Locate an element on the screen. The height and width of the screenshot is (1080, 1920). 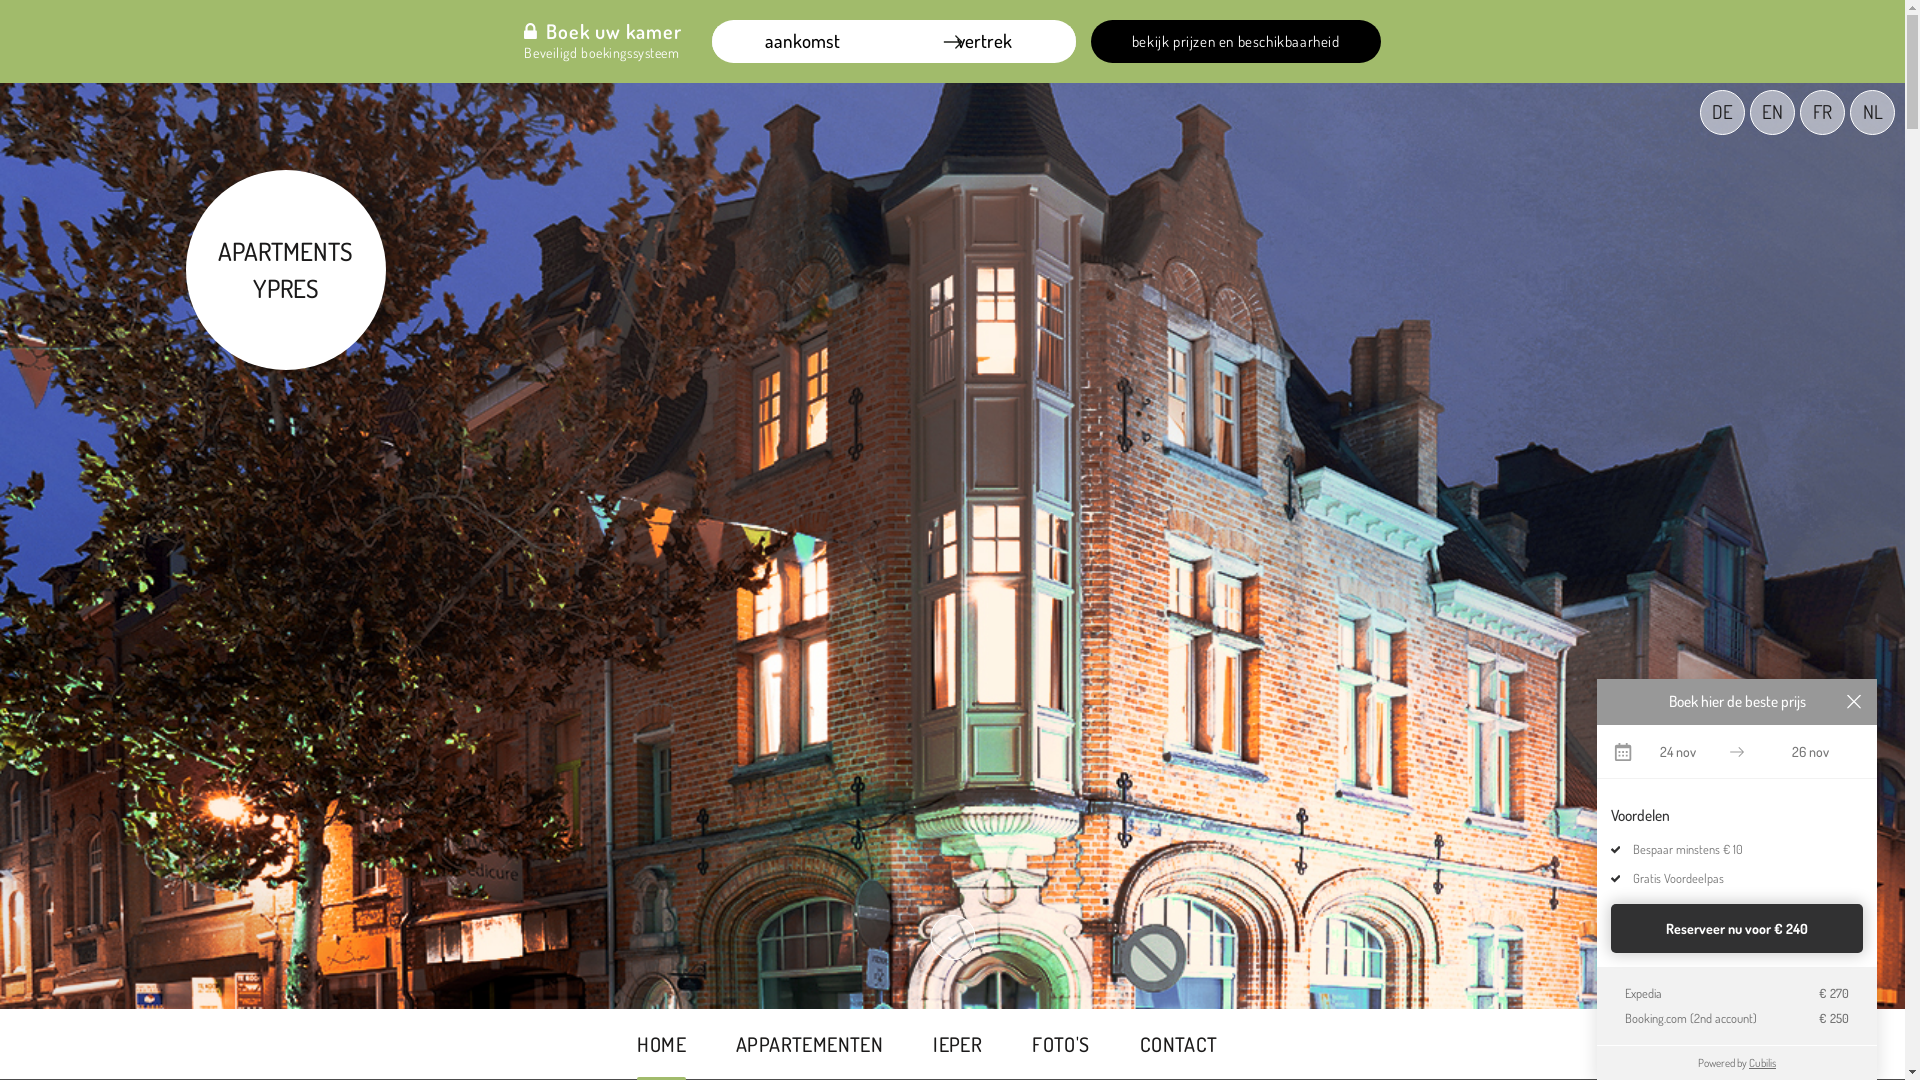
'HOME' is located at coordinates (636, 1043).